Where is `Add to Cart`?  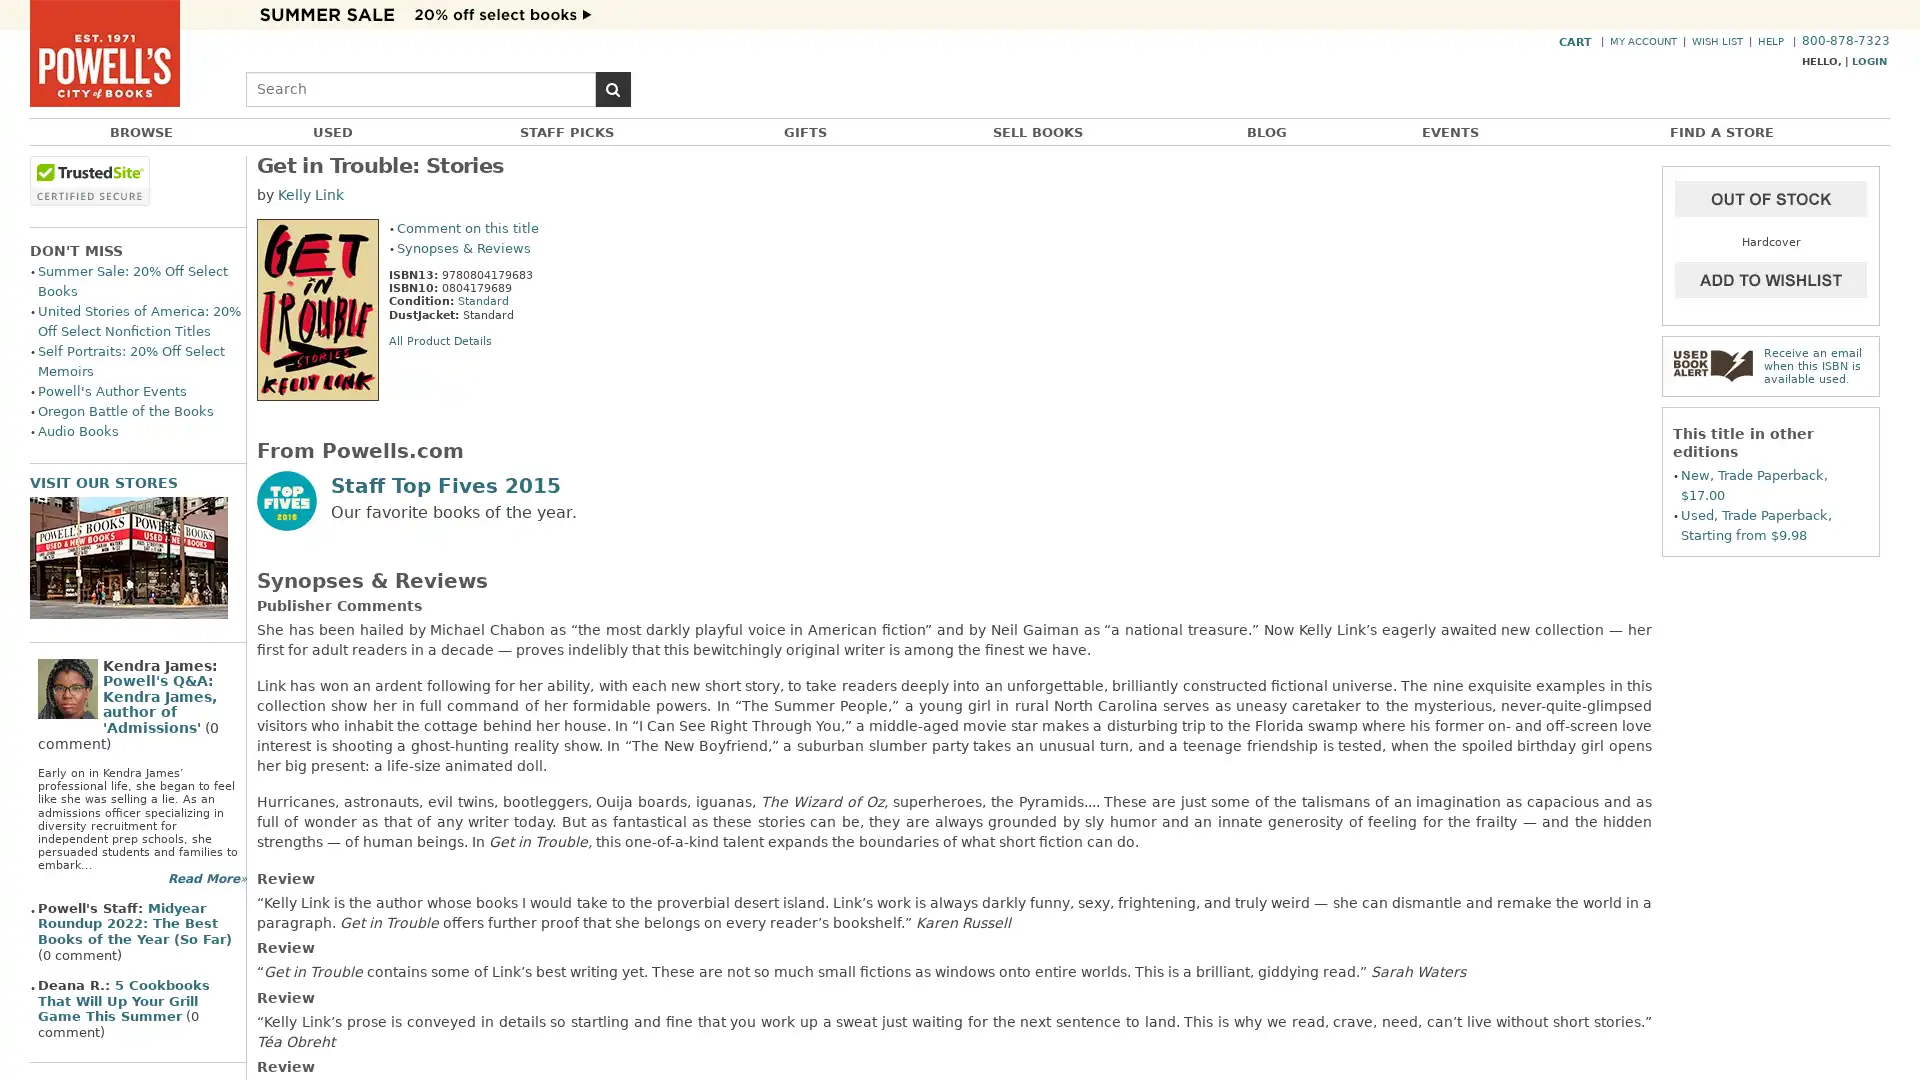 Add to Cart is located at coordinates (1771, 197).